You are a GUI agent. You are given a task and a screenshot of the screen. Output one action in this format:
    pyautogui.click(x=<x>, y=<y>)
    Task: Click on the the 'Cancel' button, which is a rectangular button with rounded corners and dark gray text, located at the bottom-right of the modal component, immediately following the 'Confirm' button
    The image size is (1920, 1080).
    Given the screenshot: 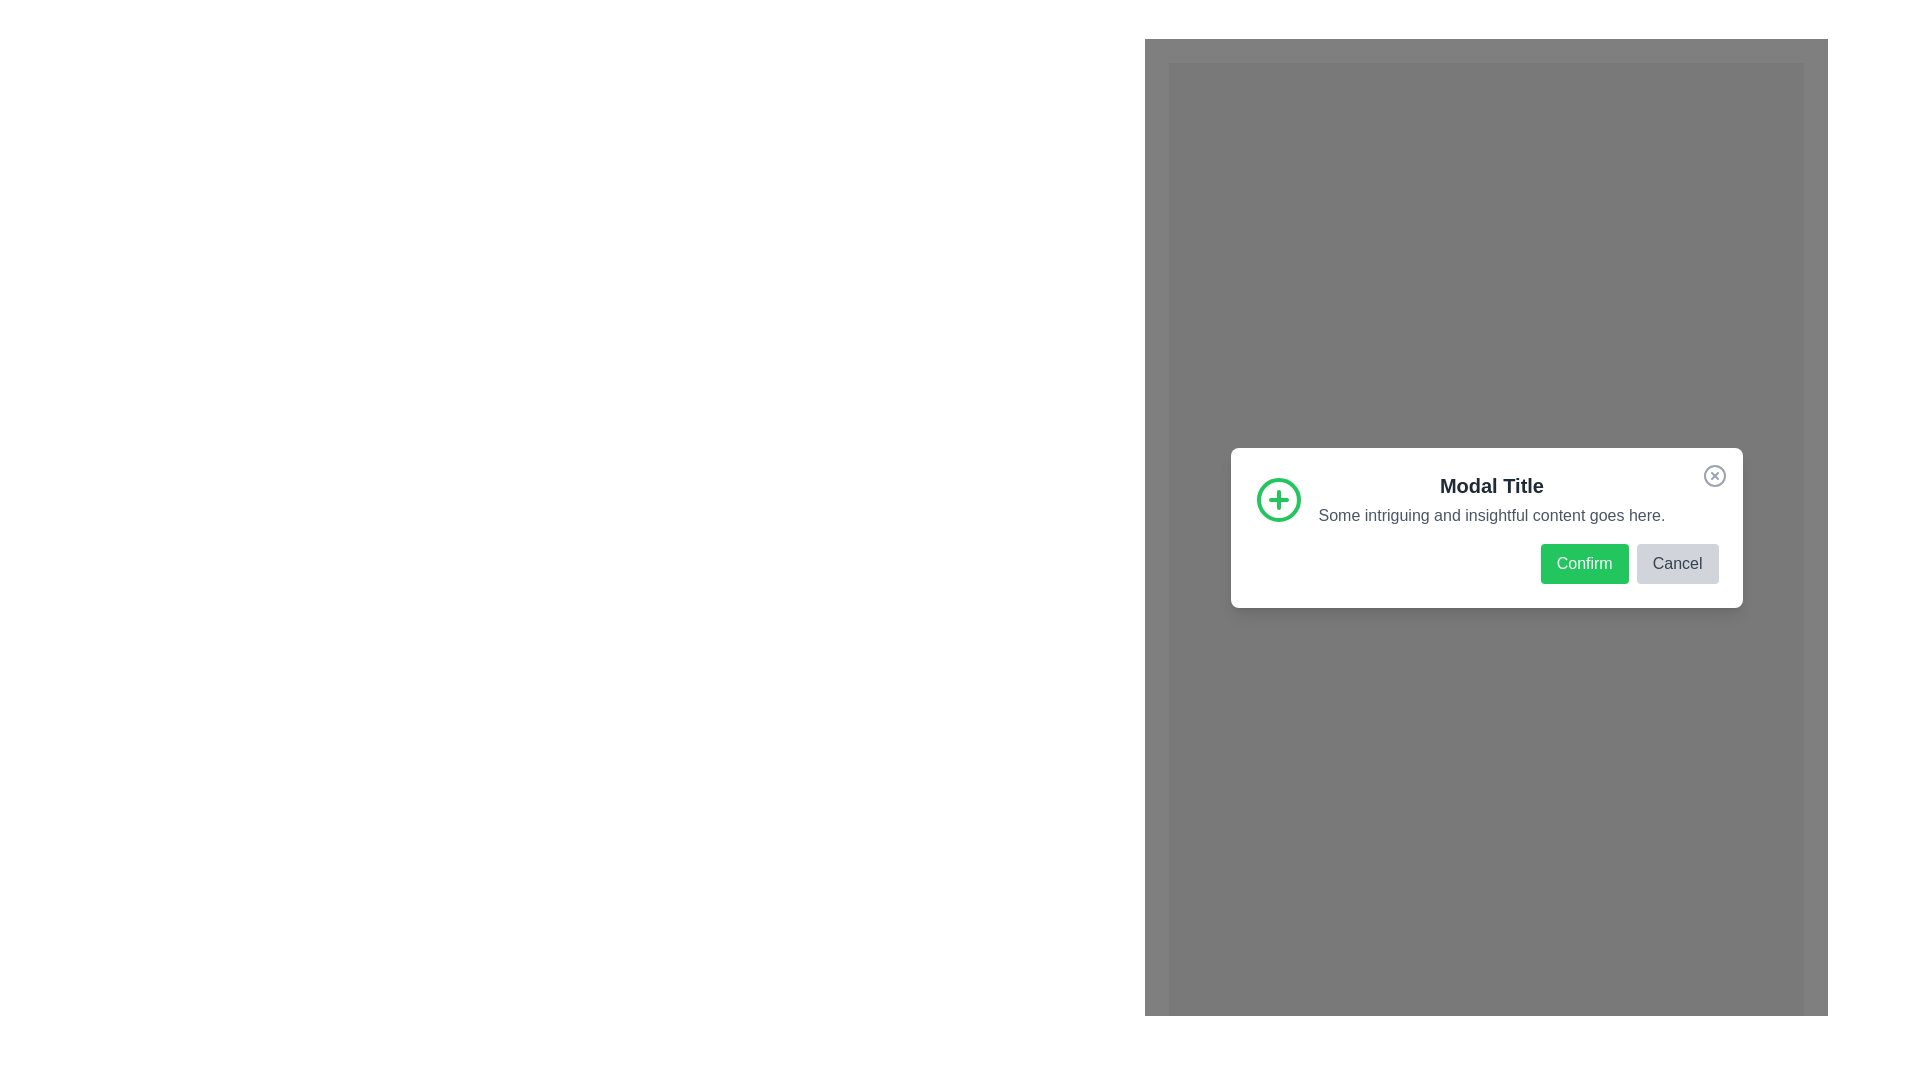 What is the action you would take?
    pyautogui.click(x=1677, y=563)
    